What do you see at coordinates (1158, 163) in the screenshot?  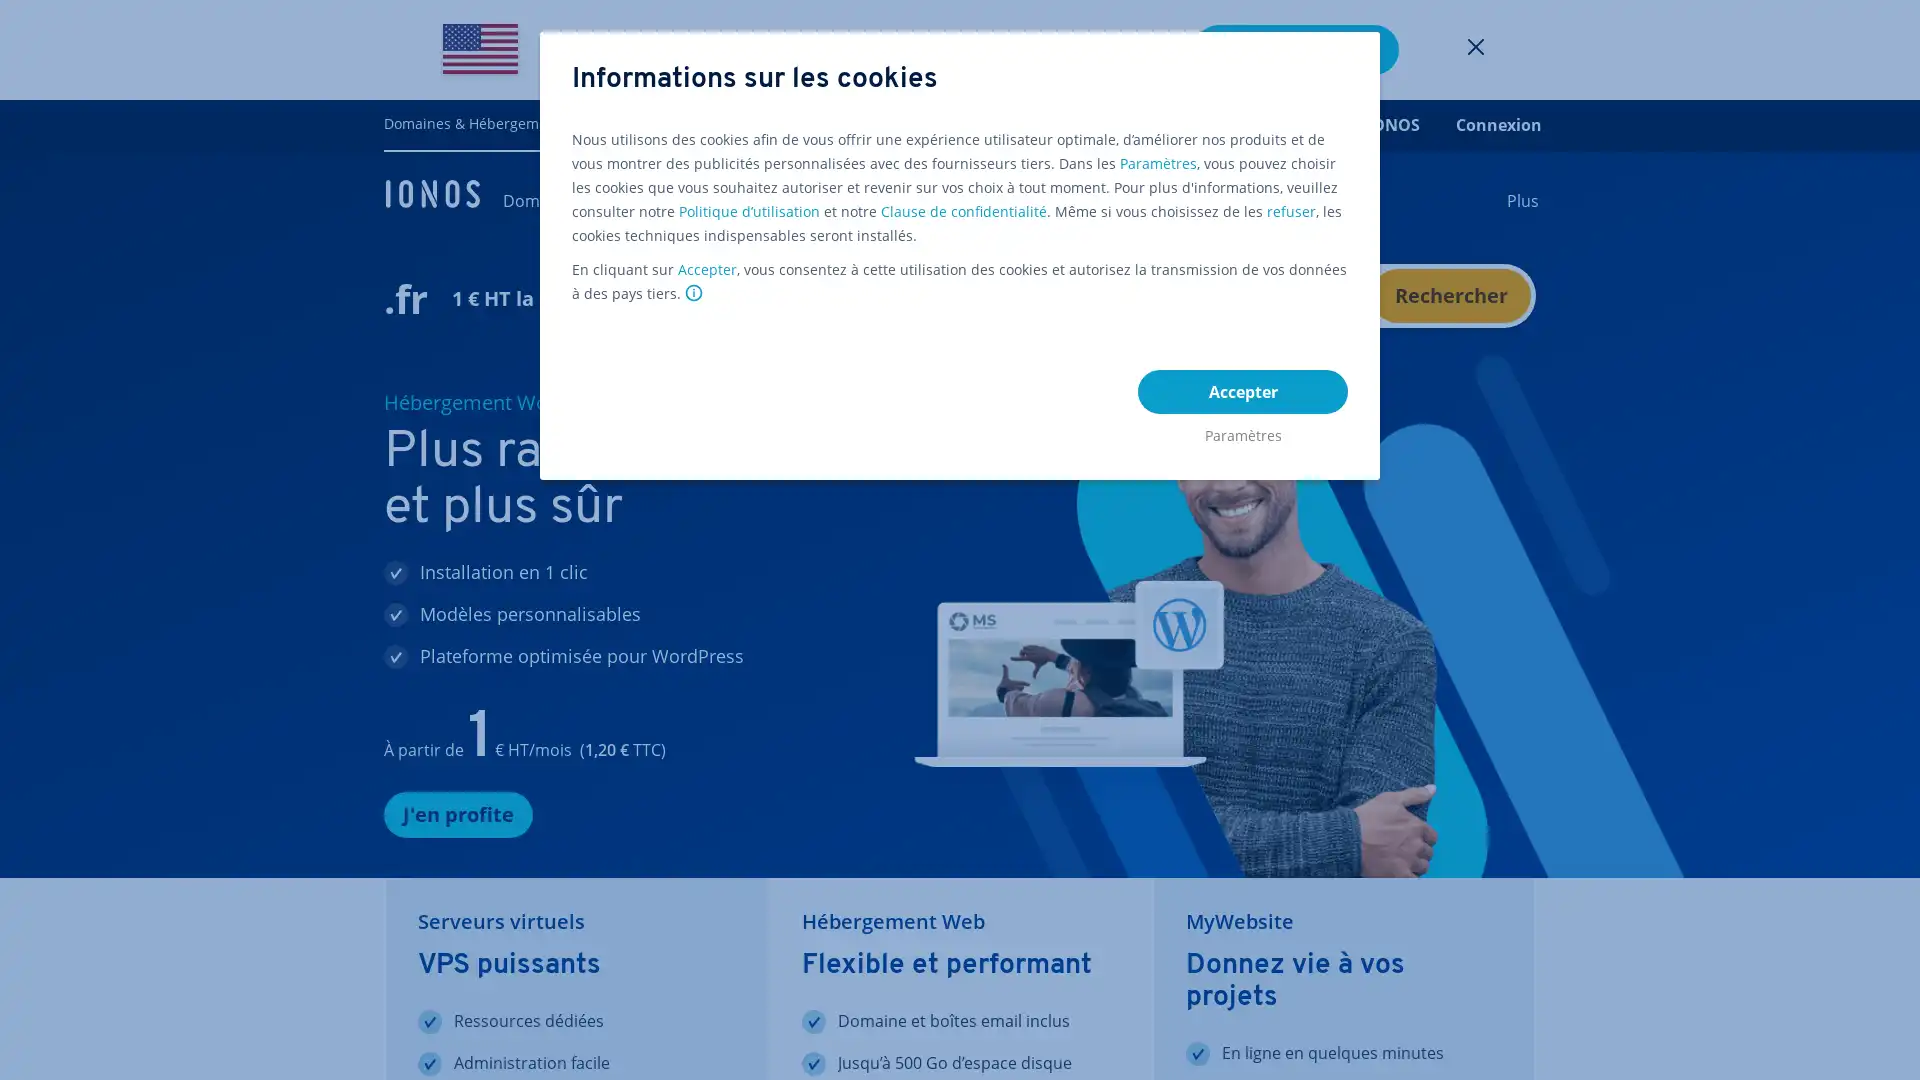 I see `Parametres` at bounding box center [1158, 163].